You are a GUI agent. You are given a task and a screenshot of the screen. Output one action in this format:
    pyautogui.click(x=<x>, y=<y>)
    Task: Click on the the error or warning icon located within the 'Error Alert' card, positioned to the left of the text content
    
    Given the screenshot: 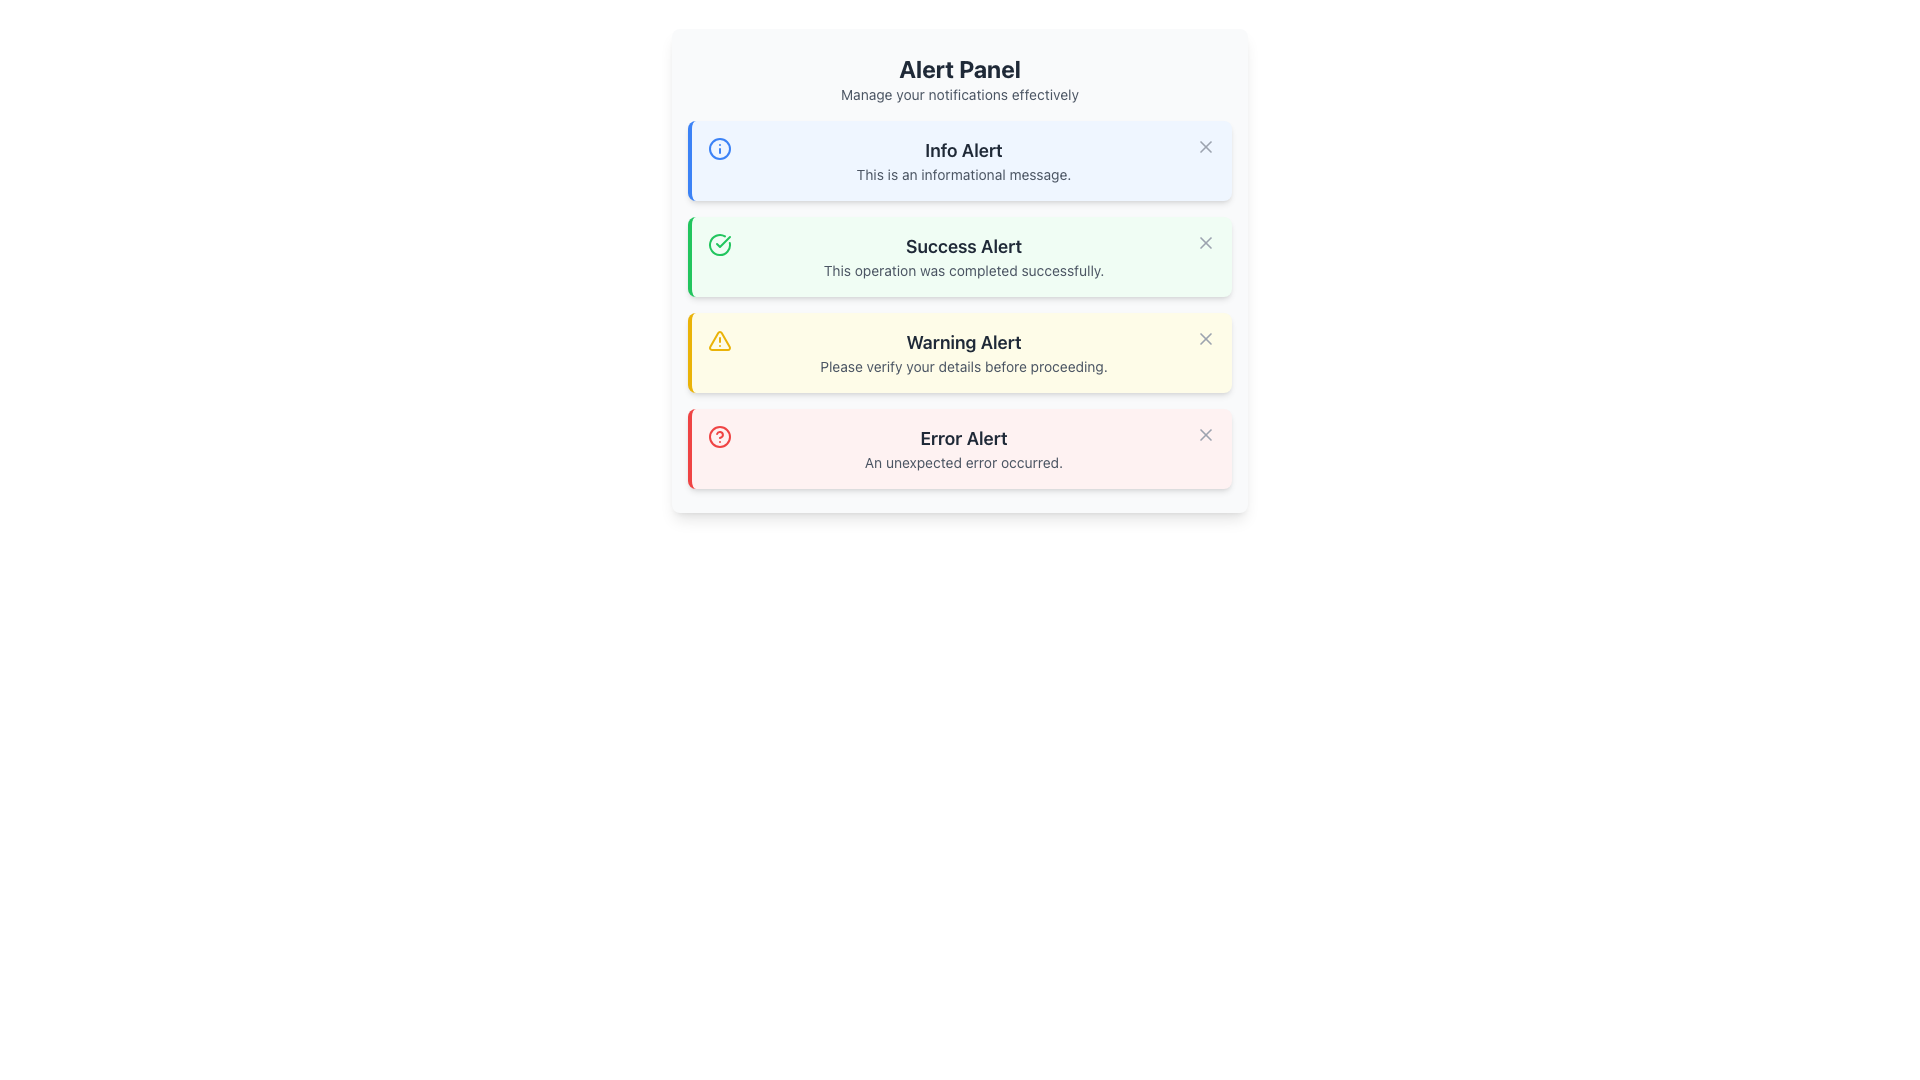 What is the action you would take?
    pyautogui.click(x=720, y=435)
    